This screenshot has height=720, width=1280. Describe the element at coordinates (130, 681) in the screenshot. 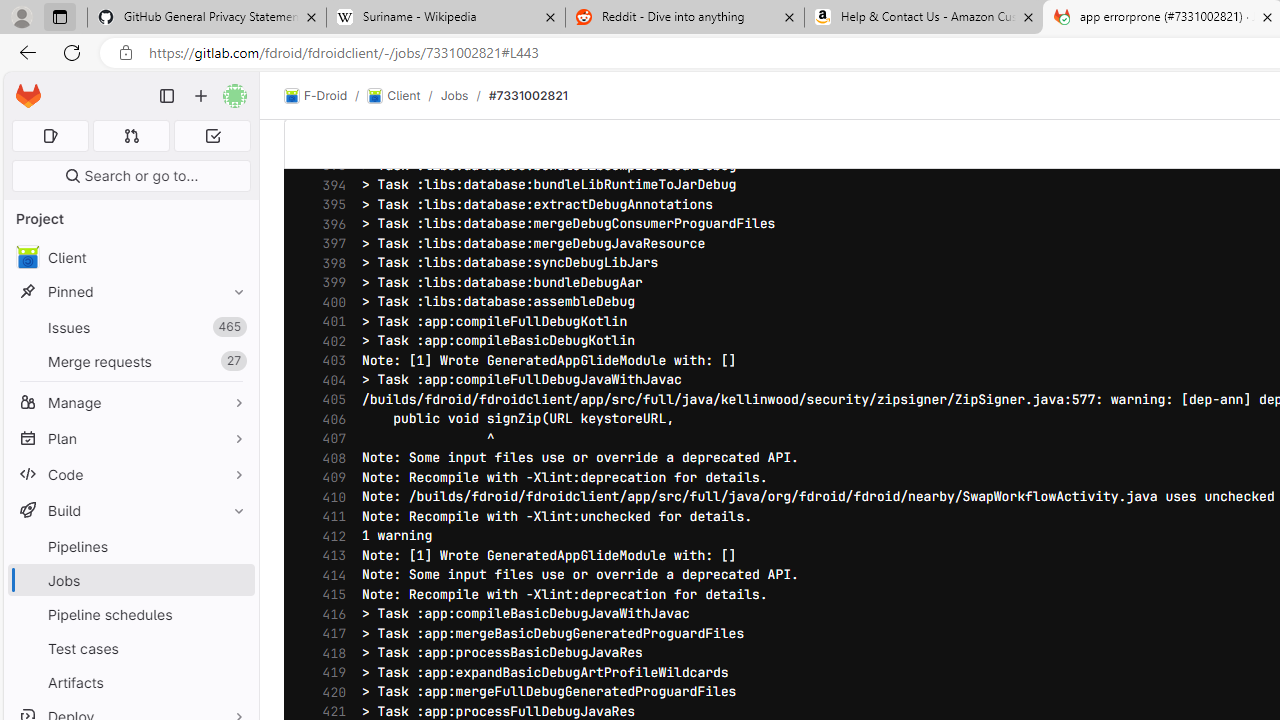

I see `'Artifacts'` at that location.